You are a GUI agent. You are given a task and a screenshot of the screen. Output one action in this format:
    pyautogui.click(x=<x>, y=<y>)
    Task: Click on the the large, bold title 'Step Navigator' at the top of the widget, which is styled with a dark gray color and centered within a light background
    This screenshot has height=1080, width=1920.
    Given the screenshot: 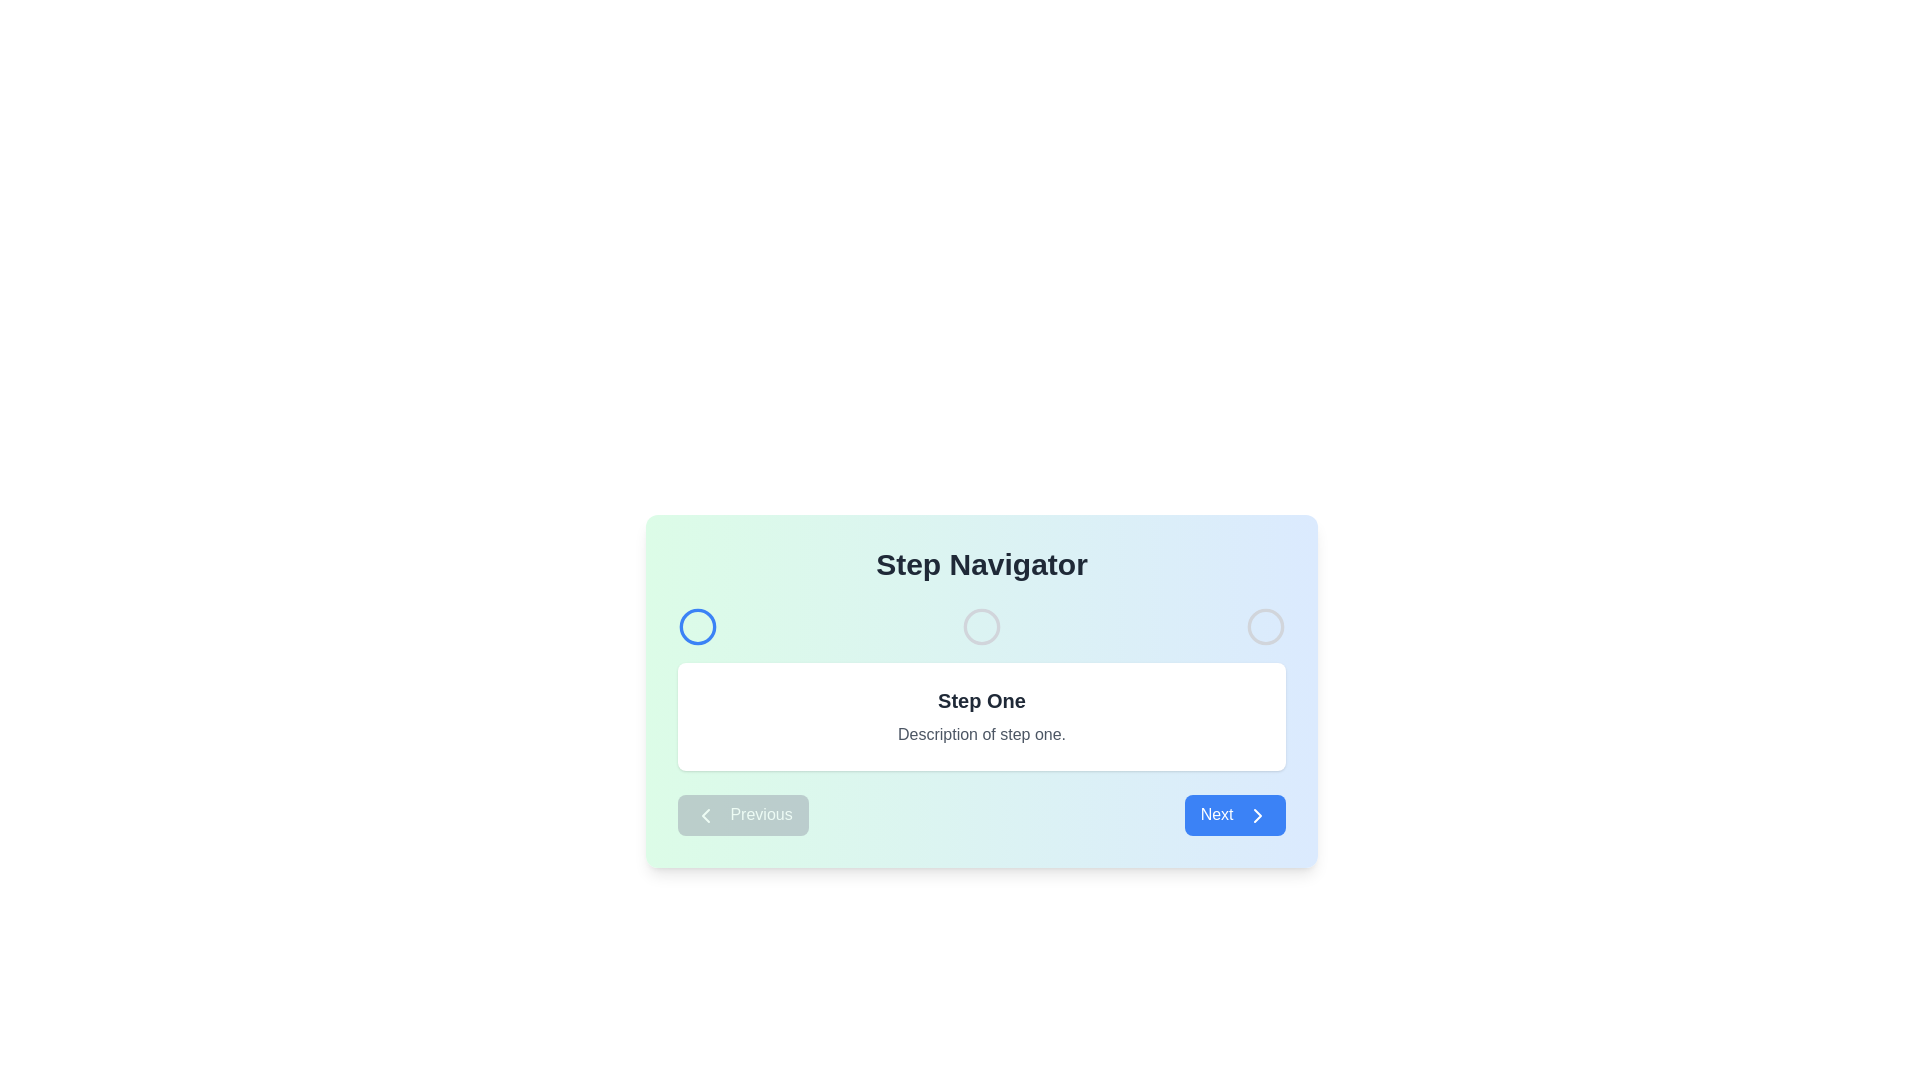 What is the action you would take?
    pyautogui.click(x=982, y=564)
    